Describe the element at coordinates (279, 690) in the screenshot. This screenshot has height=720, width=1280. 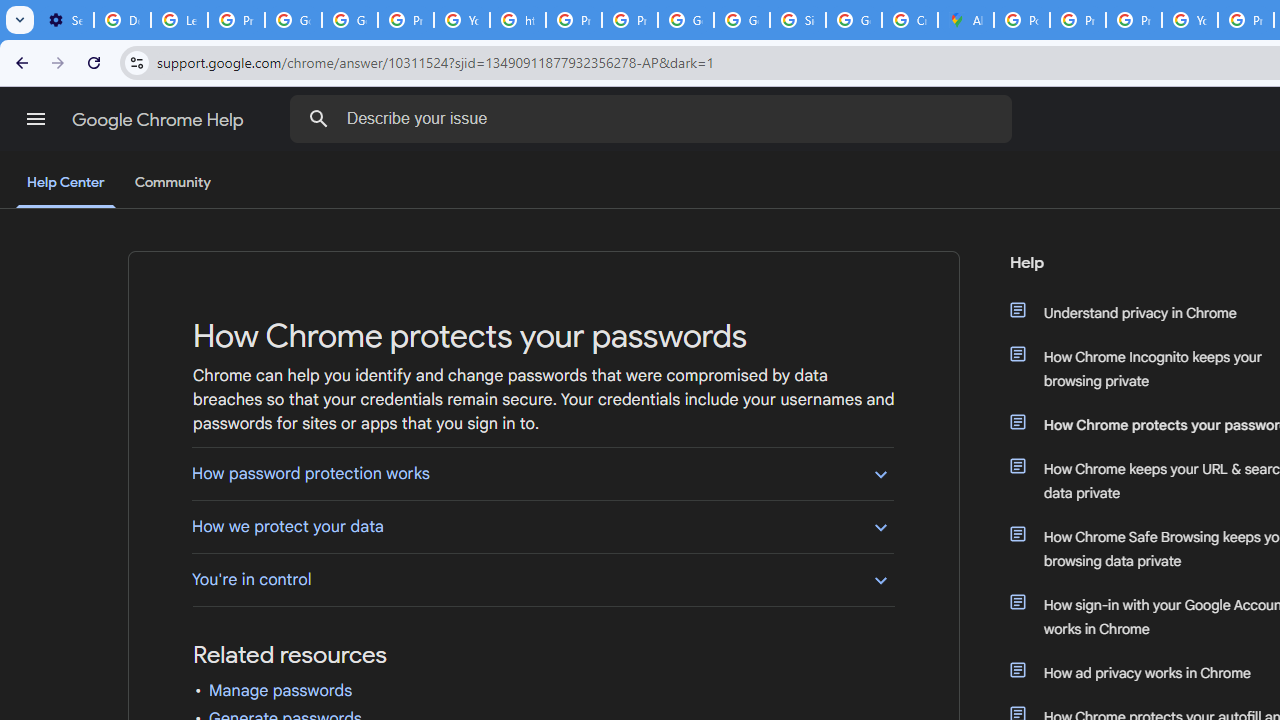
I see `'Manage passwords'` at that location.